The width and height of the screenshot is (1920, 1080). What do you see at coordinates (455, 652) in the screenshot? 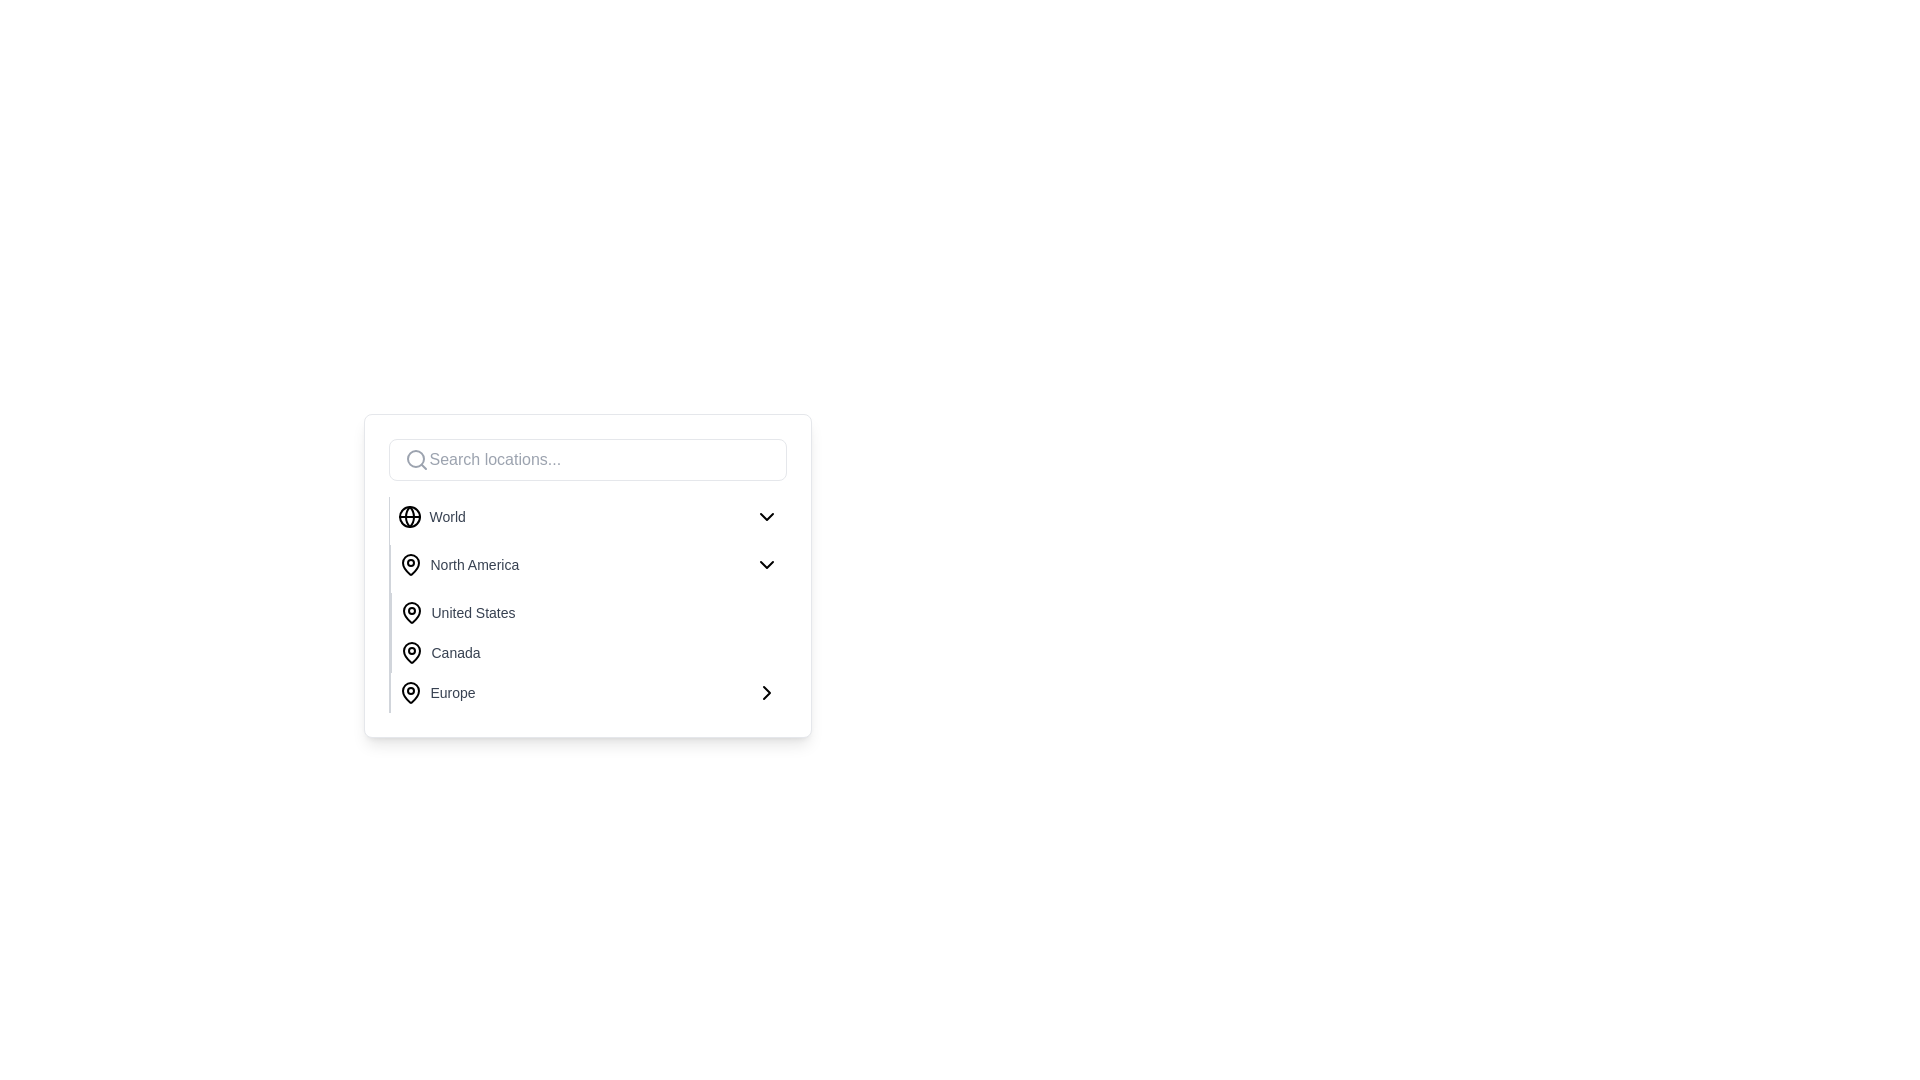
I see `the text label displaying 'Canada' in light gray color, located in the fourth row of the location selection menu, aligned to the right of the map pin icon` at bounding box center [455, 652].